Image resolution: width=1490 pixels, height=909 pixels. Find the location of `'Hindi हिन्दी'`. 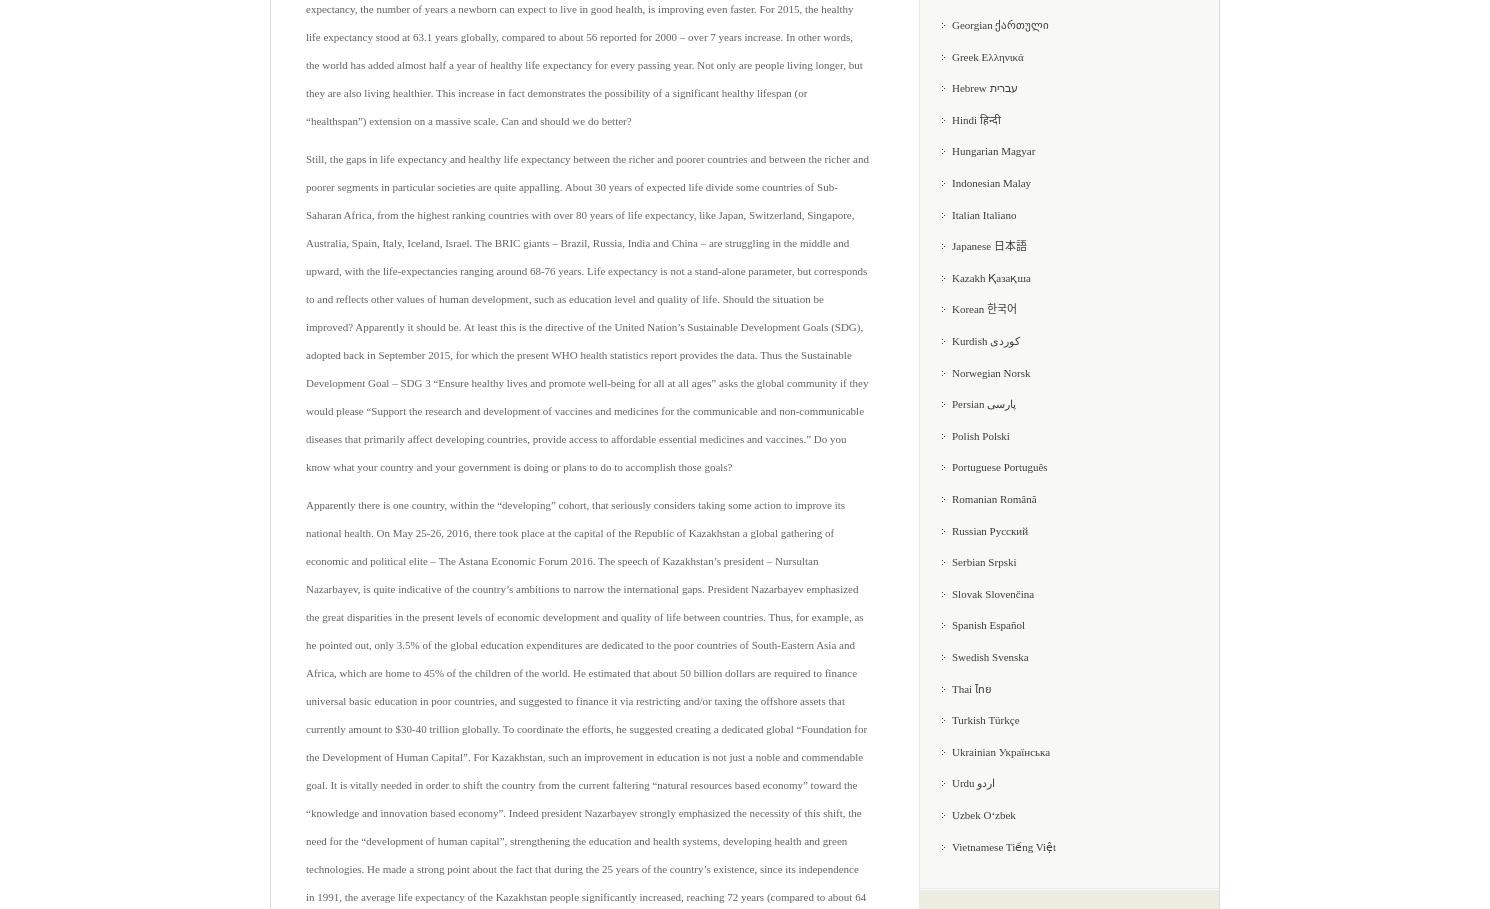

'Hindi हिन्दी' is located at coordinates (975, 118).